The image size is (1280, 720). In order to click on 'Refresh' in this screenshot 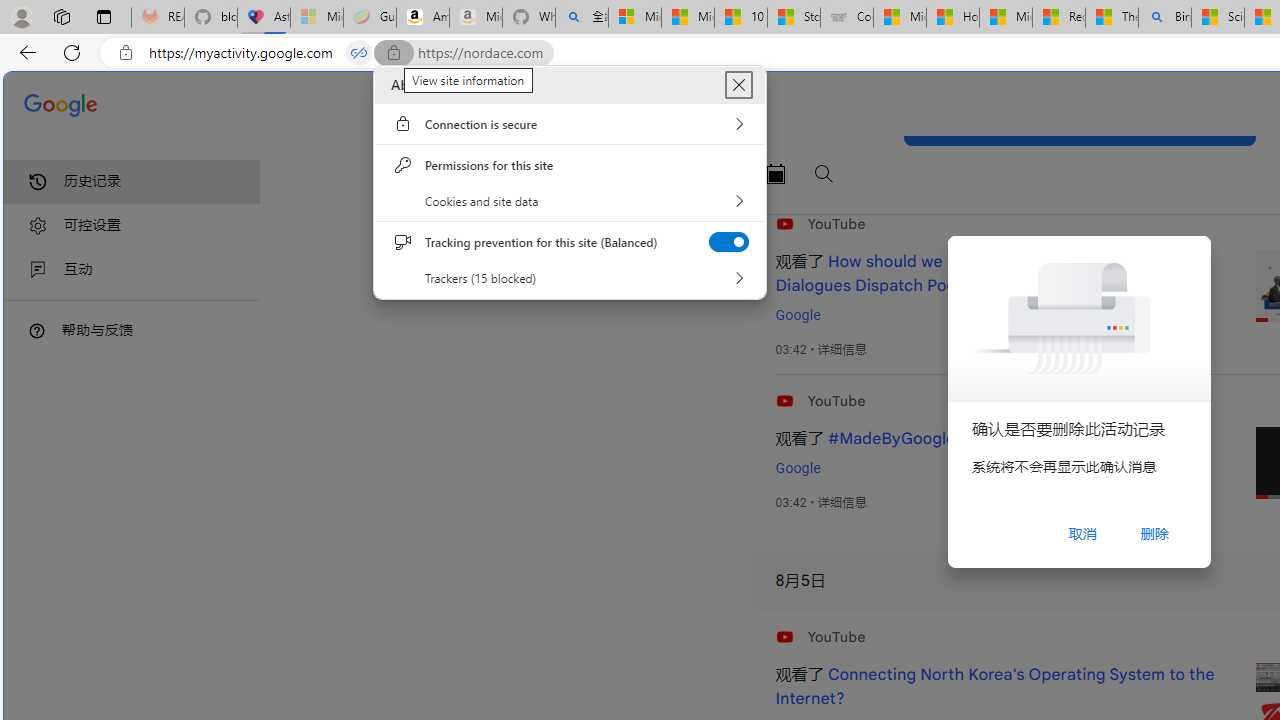, I will do `click(72, 51)`.